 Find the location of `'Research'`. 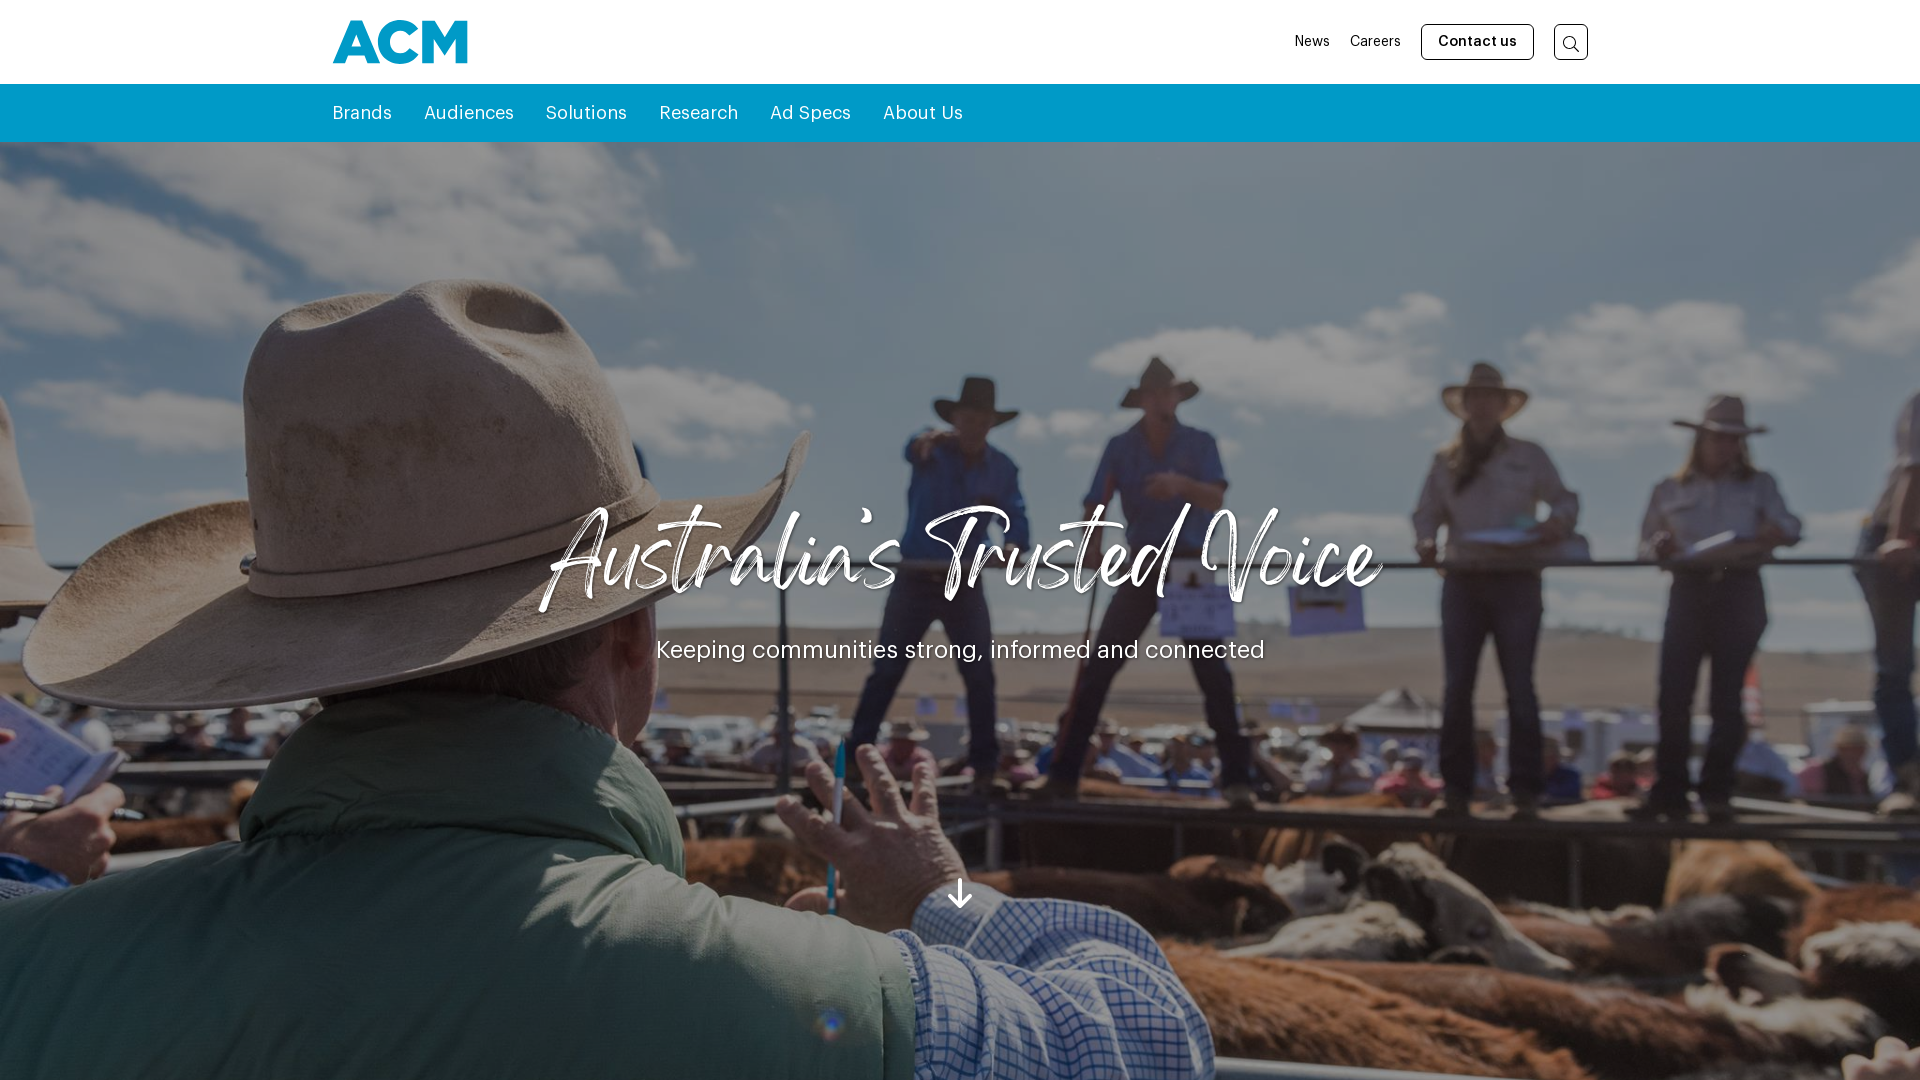

'Research' is located at coordinates (698, 112).